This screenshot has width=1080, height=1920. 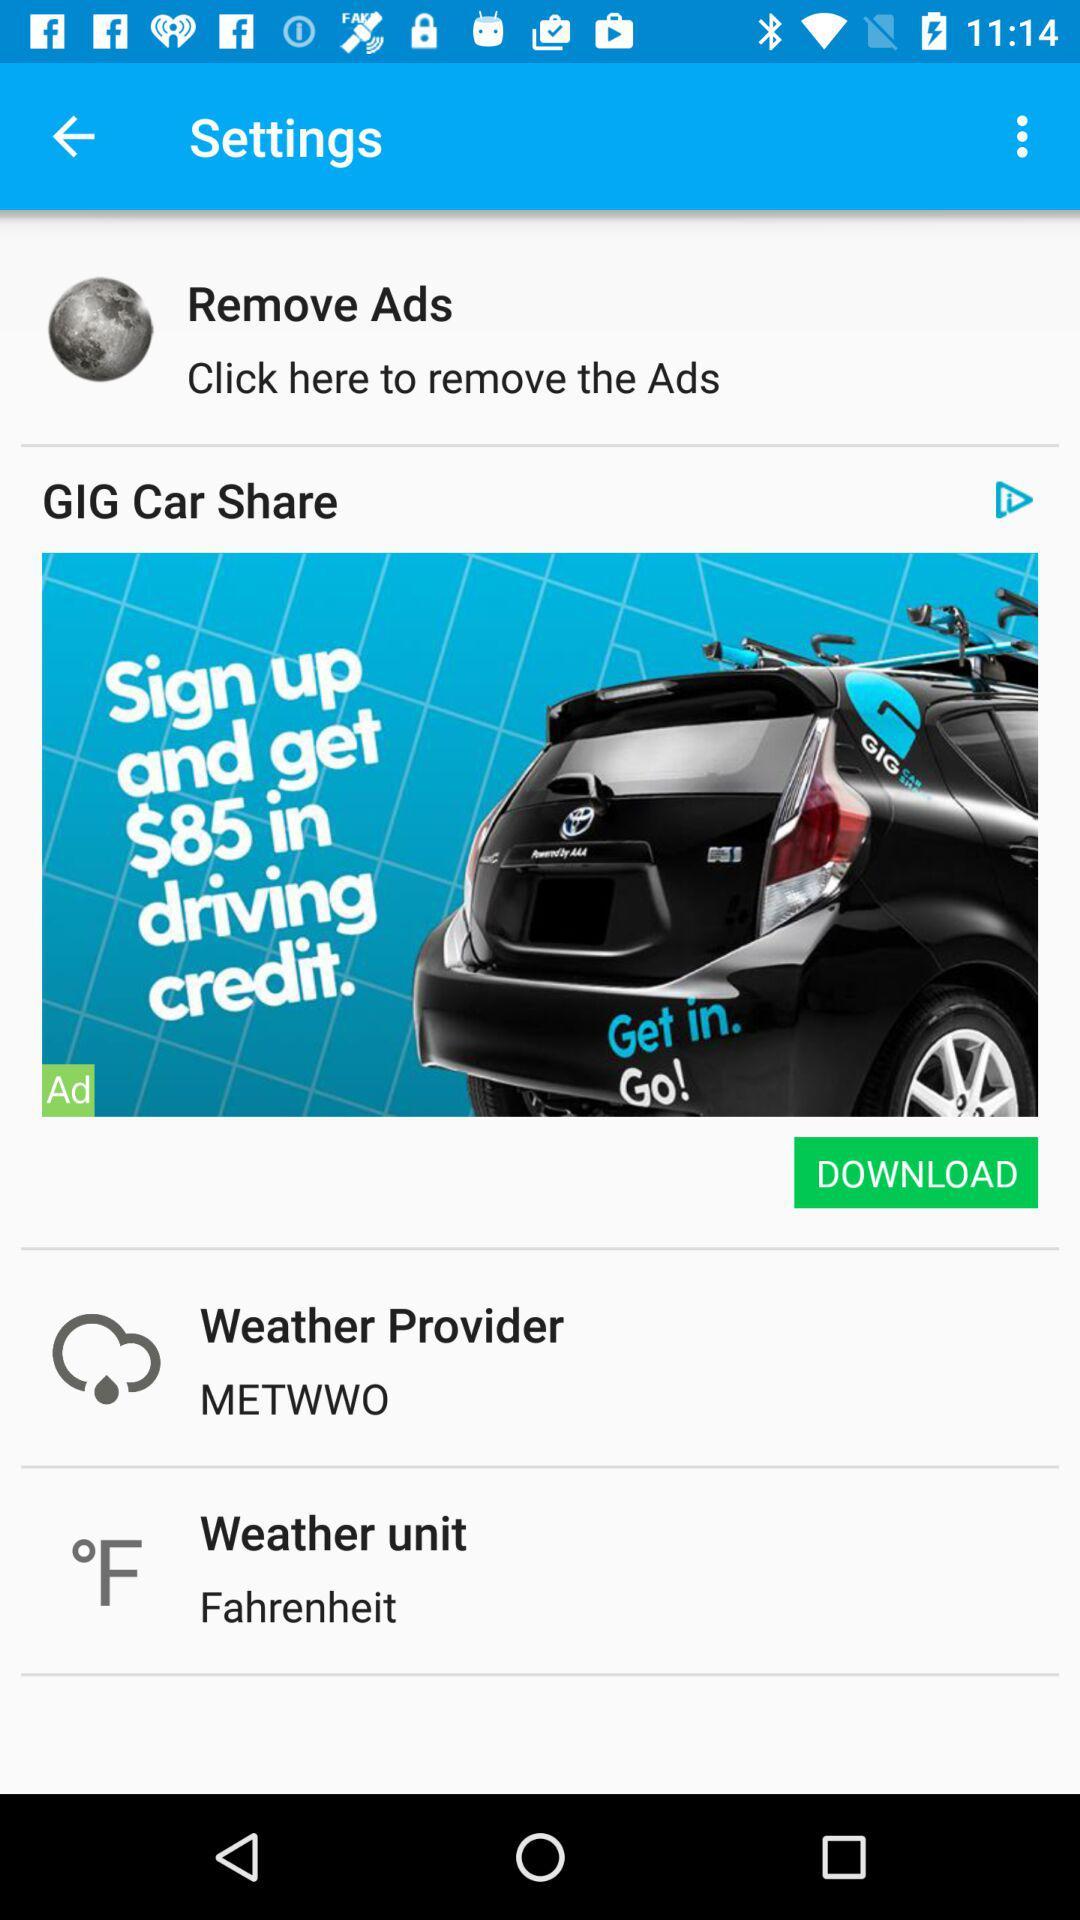 I want to click on item above the download item, so click(x=540, y=835).